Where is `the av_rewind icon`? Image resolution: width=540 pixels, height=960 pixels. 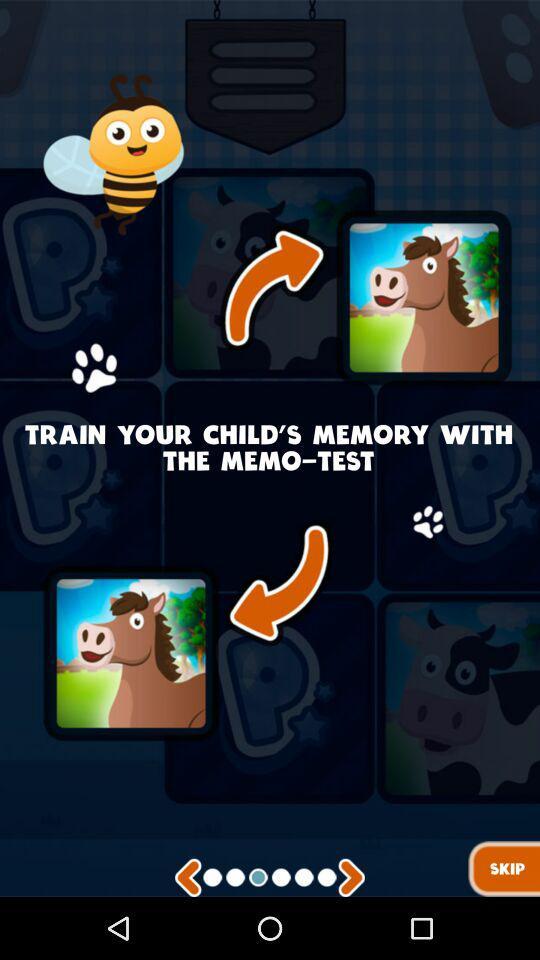 the av_rewind icon is located at coordinates (188, 939).